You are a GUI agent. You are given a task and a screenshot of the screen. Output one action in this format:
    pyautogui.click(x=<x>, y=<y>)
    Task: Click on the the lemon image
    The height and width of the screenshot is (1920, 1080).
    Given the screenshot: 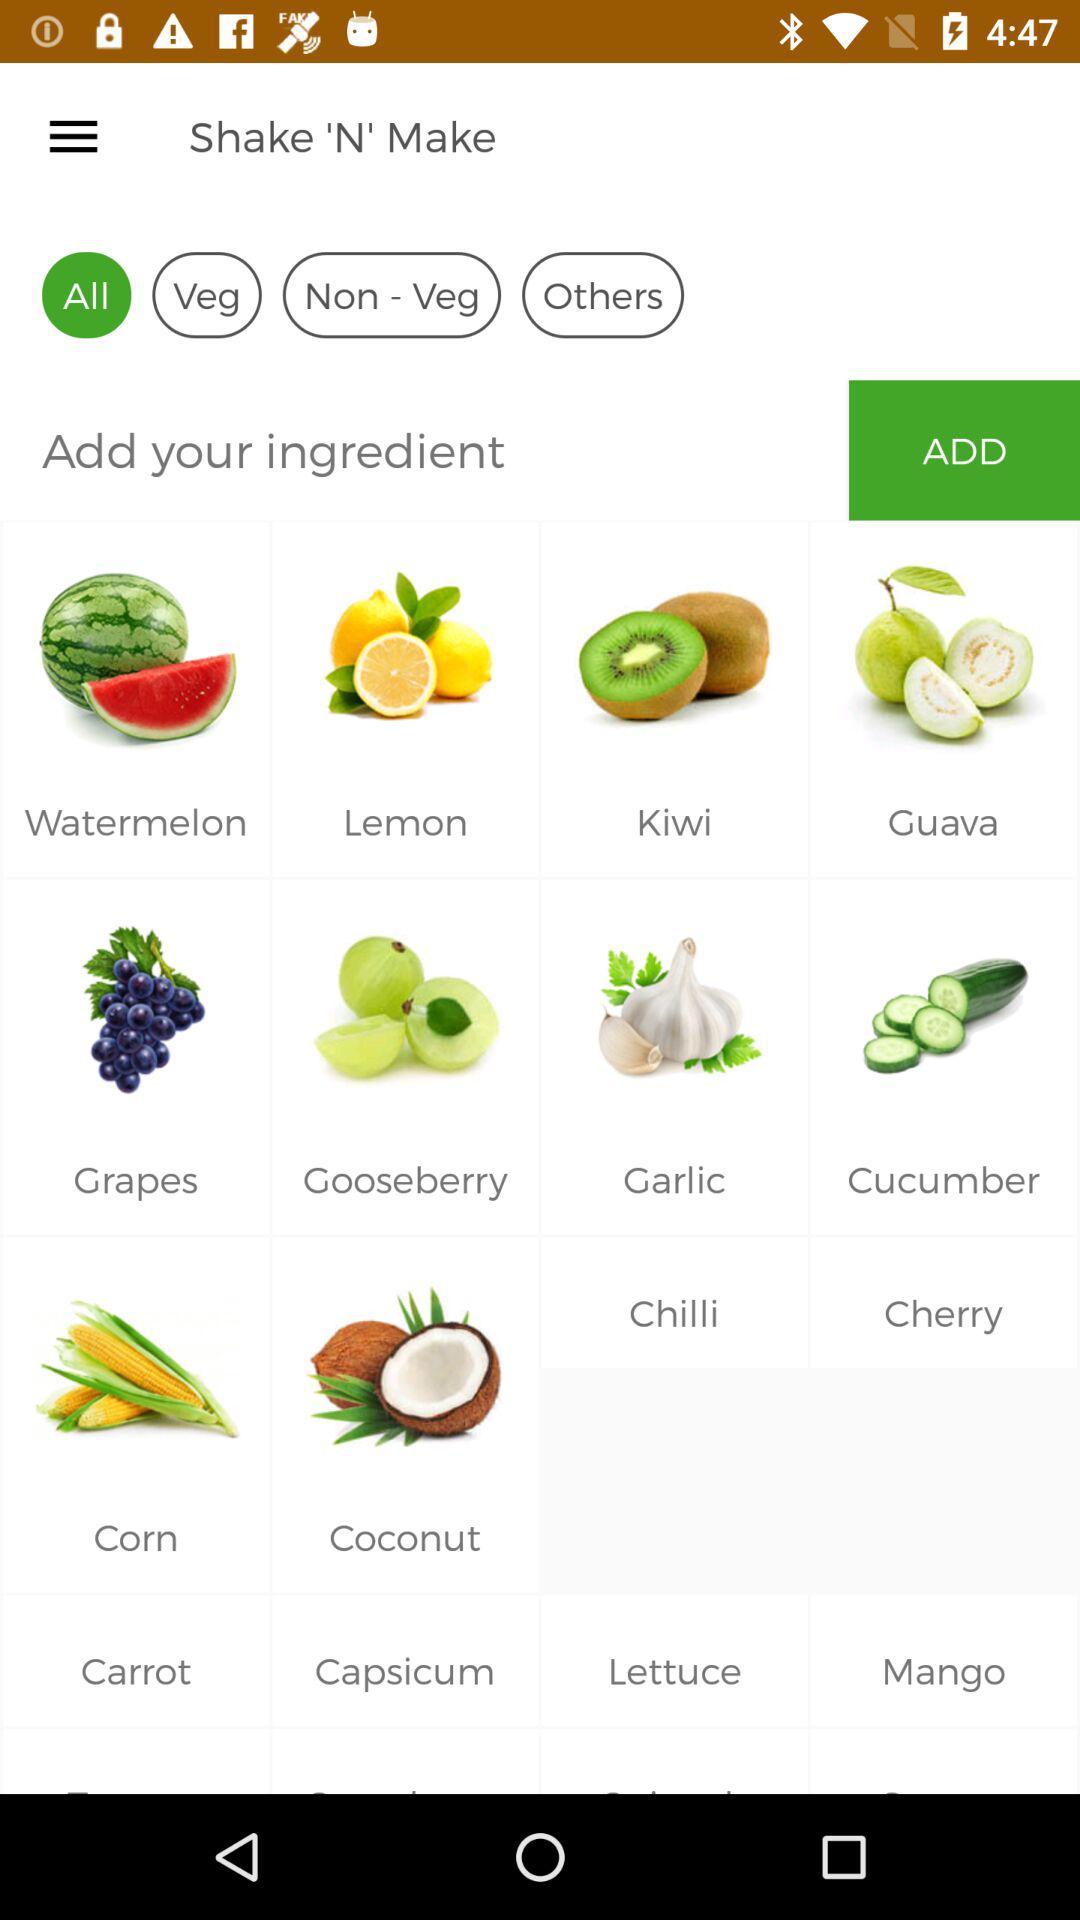 What is the action you would take?
    pyautogui.click(x=405, y=644)
    